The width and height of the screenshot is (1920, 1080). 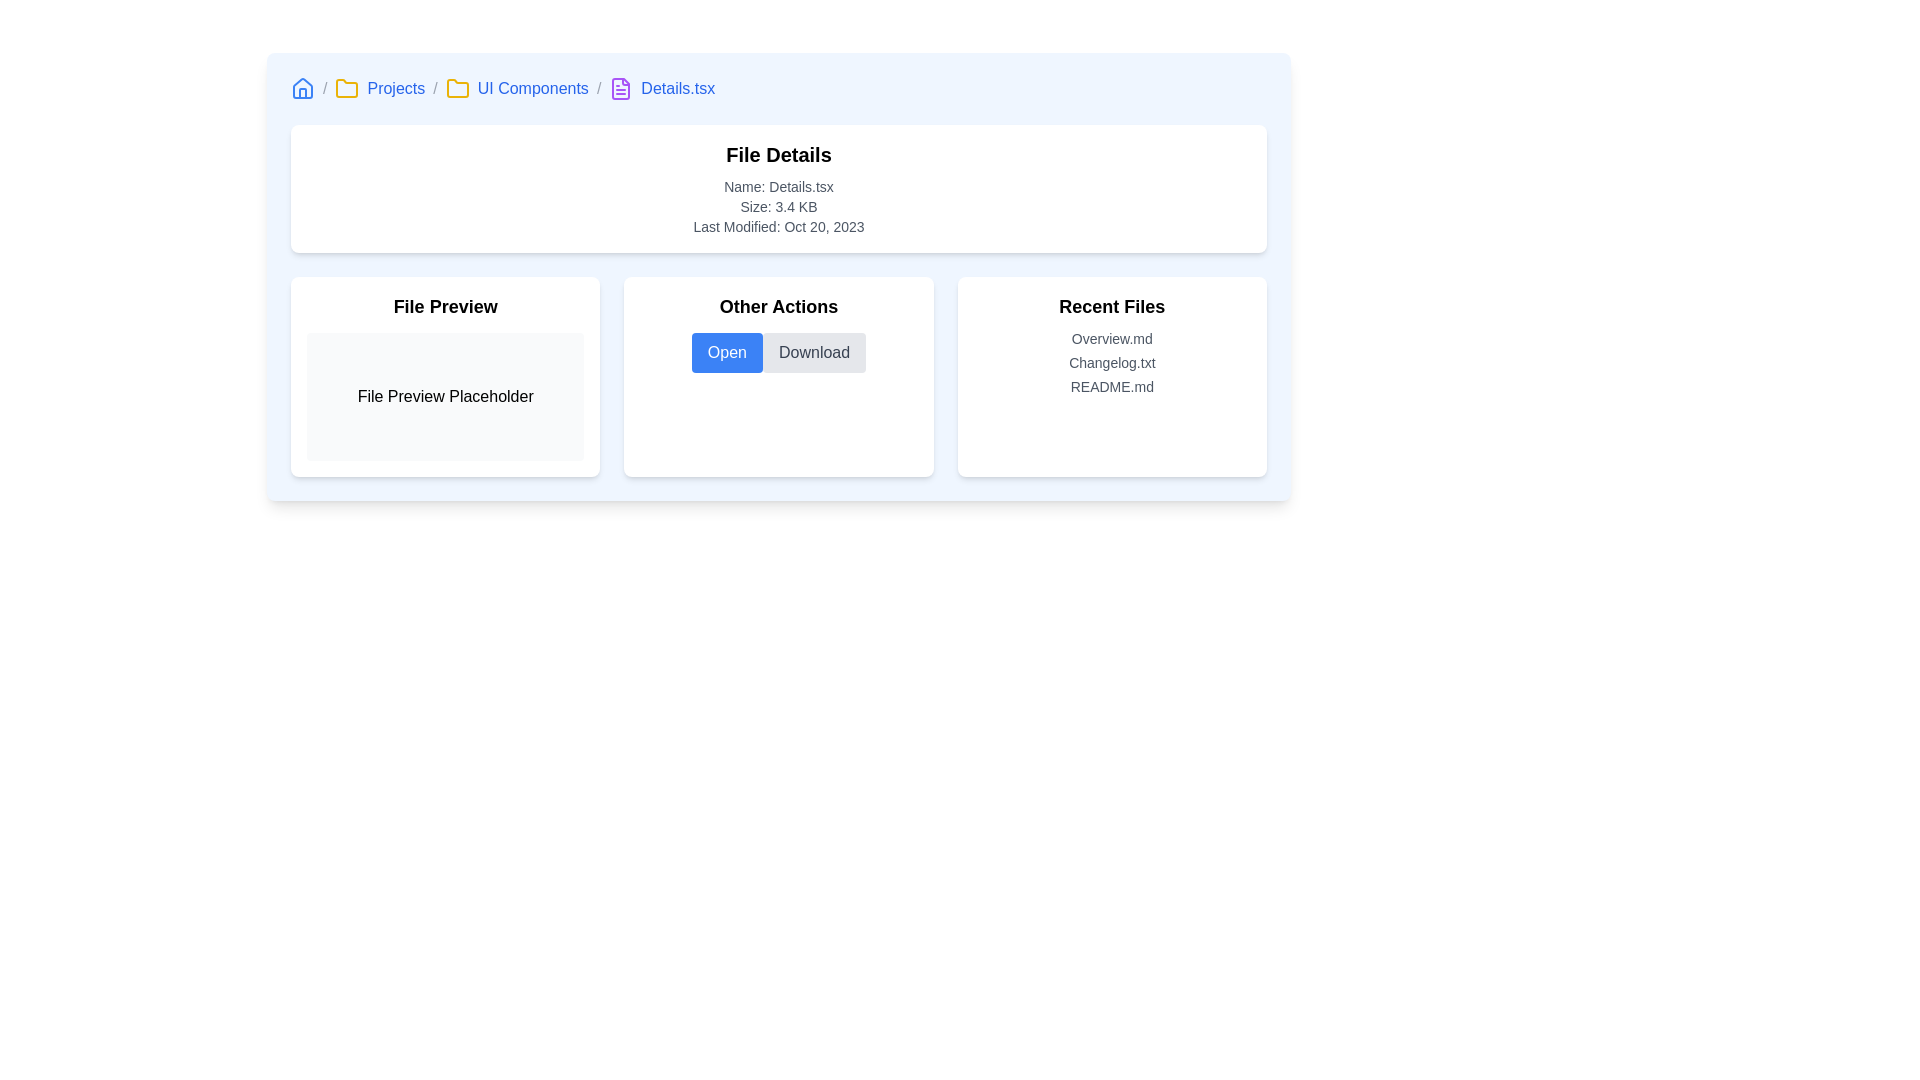 I want to click on the text label displaying the file name 'Overview.md', which is the first item in the 'Recent Files' section, so click(x=1111, y=338).